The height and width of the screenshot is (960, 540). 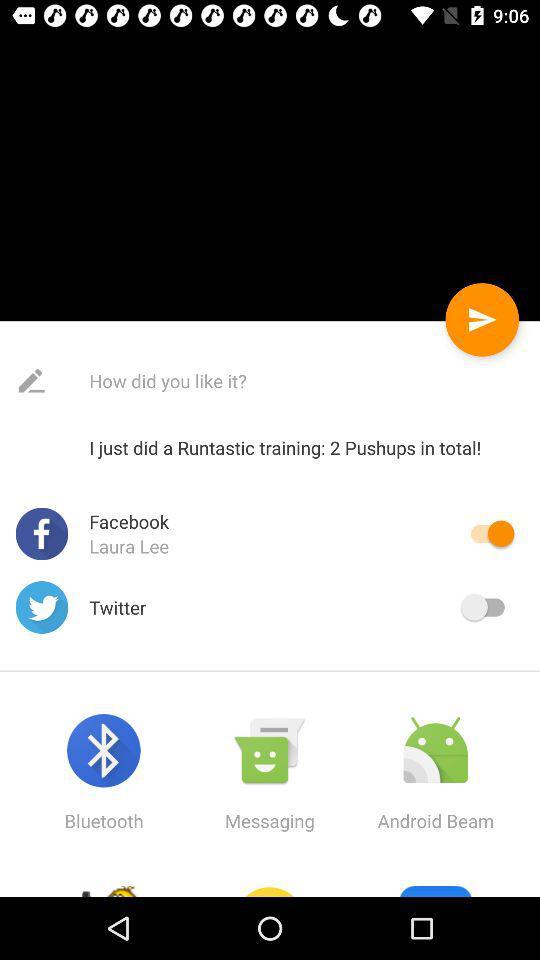 I want to click on twitter logo, so click(x=42, y=606).